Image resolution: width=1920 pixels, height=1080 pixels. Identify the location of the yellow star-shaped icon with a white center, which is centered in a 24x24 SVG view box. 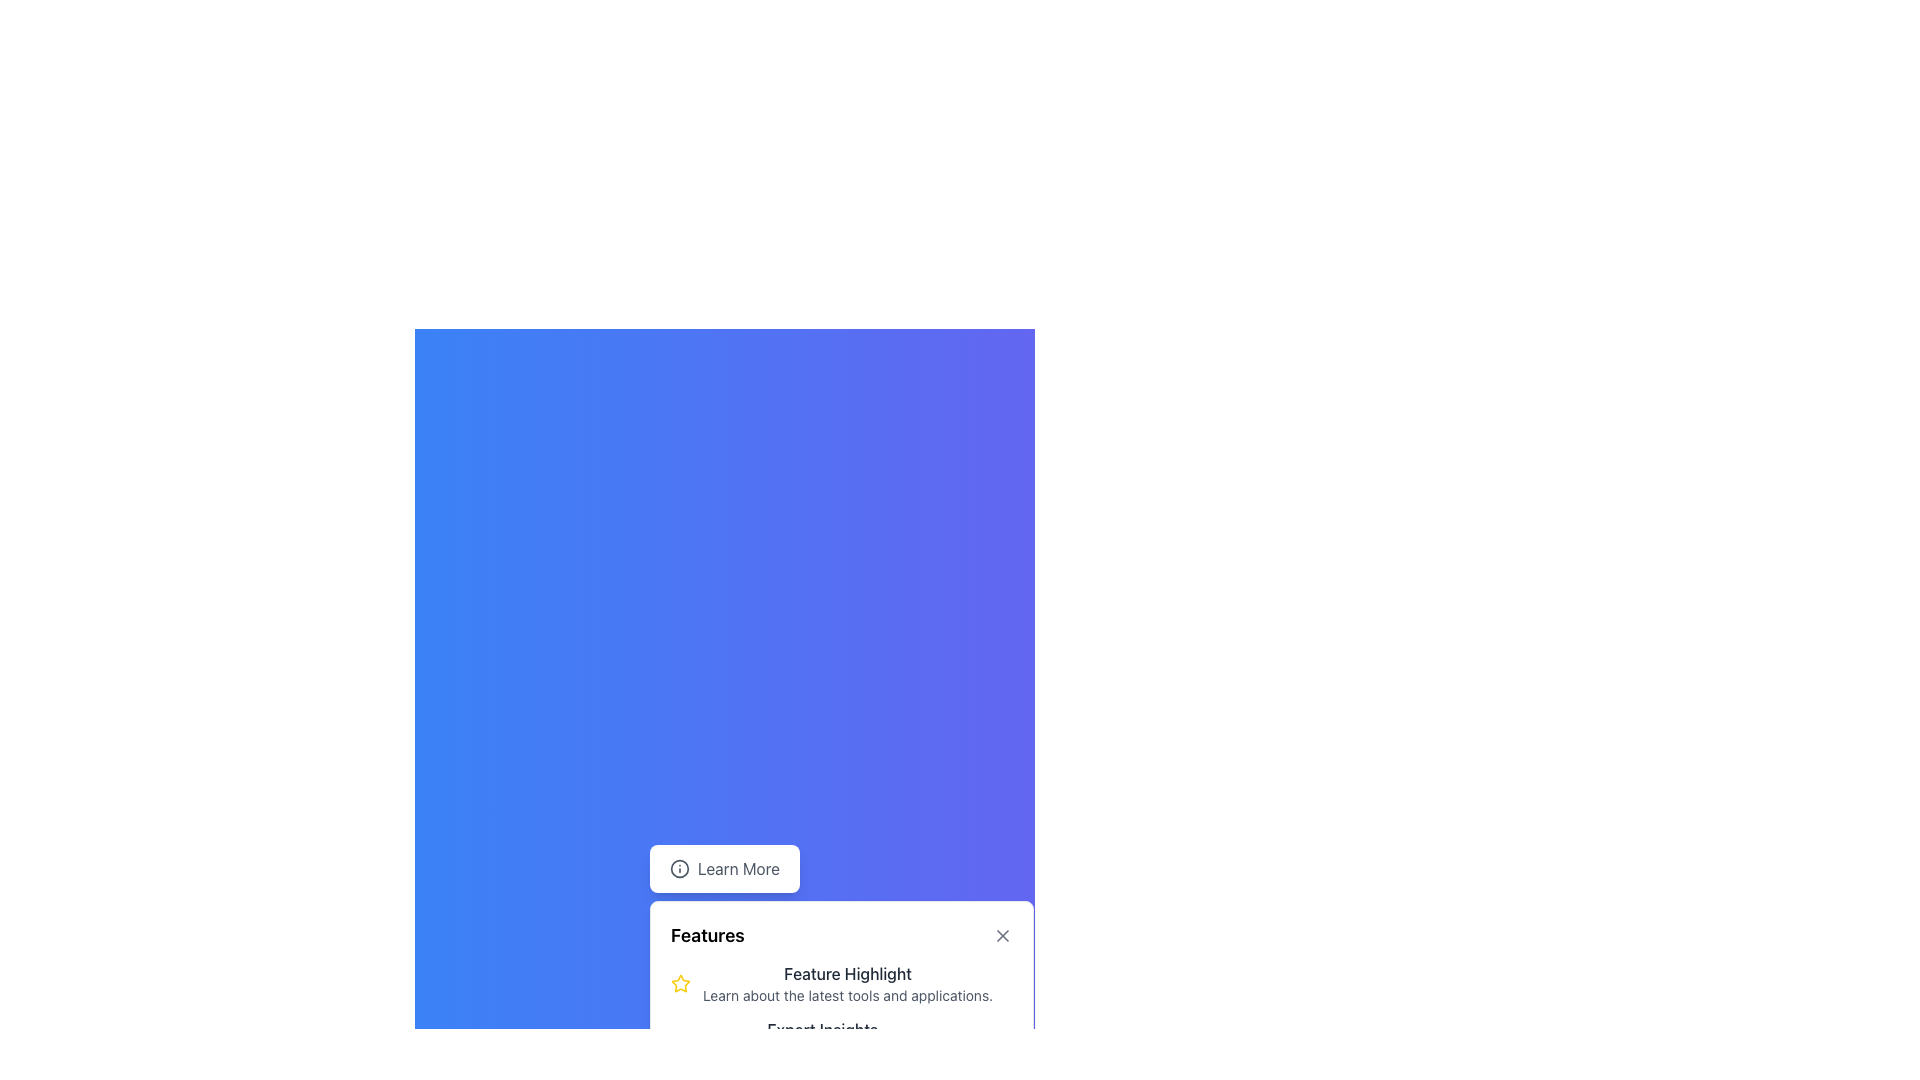
(681, 982).